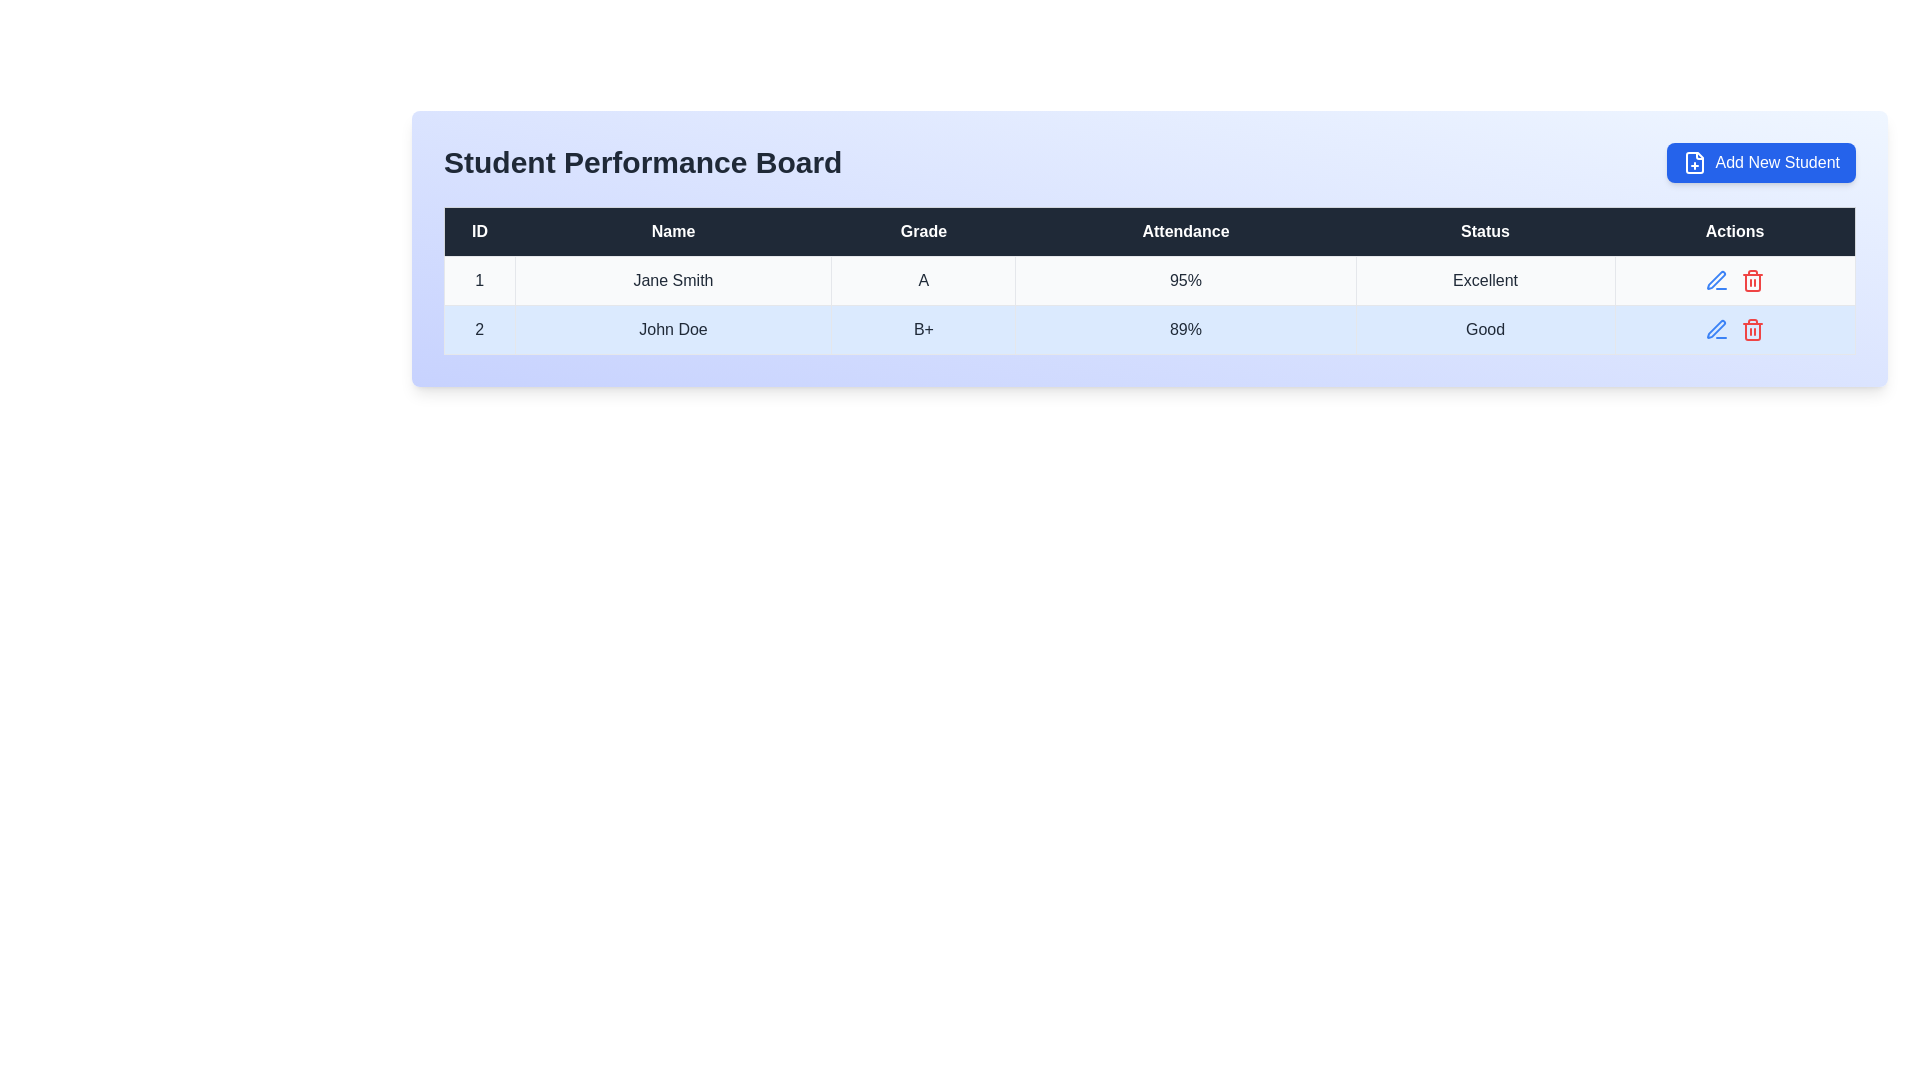 Image resolution: width=1920 pixels, height=1080 pixels. Describe the element at coordinates (673, 281) in the screenshot. I see `the text element displaying 'Jane Smith' located in the 'Name' column of the table` at that location.